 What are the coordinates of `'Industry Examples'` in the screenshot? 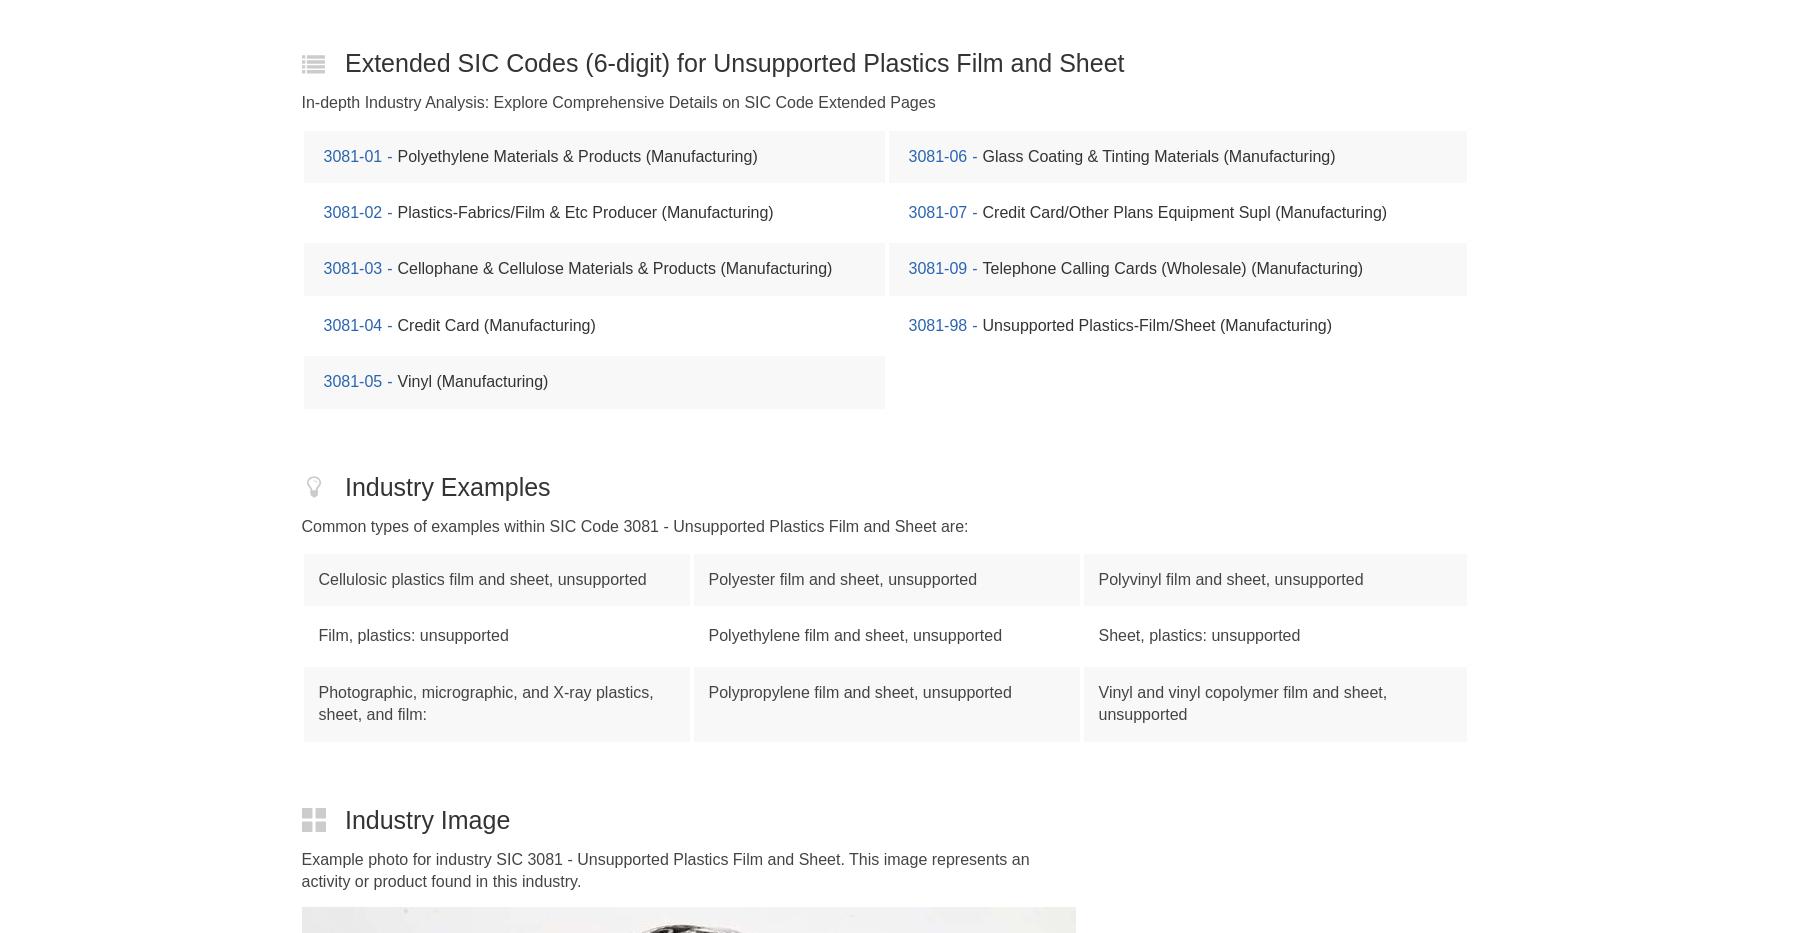 It's located at (343, 485).